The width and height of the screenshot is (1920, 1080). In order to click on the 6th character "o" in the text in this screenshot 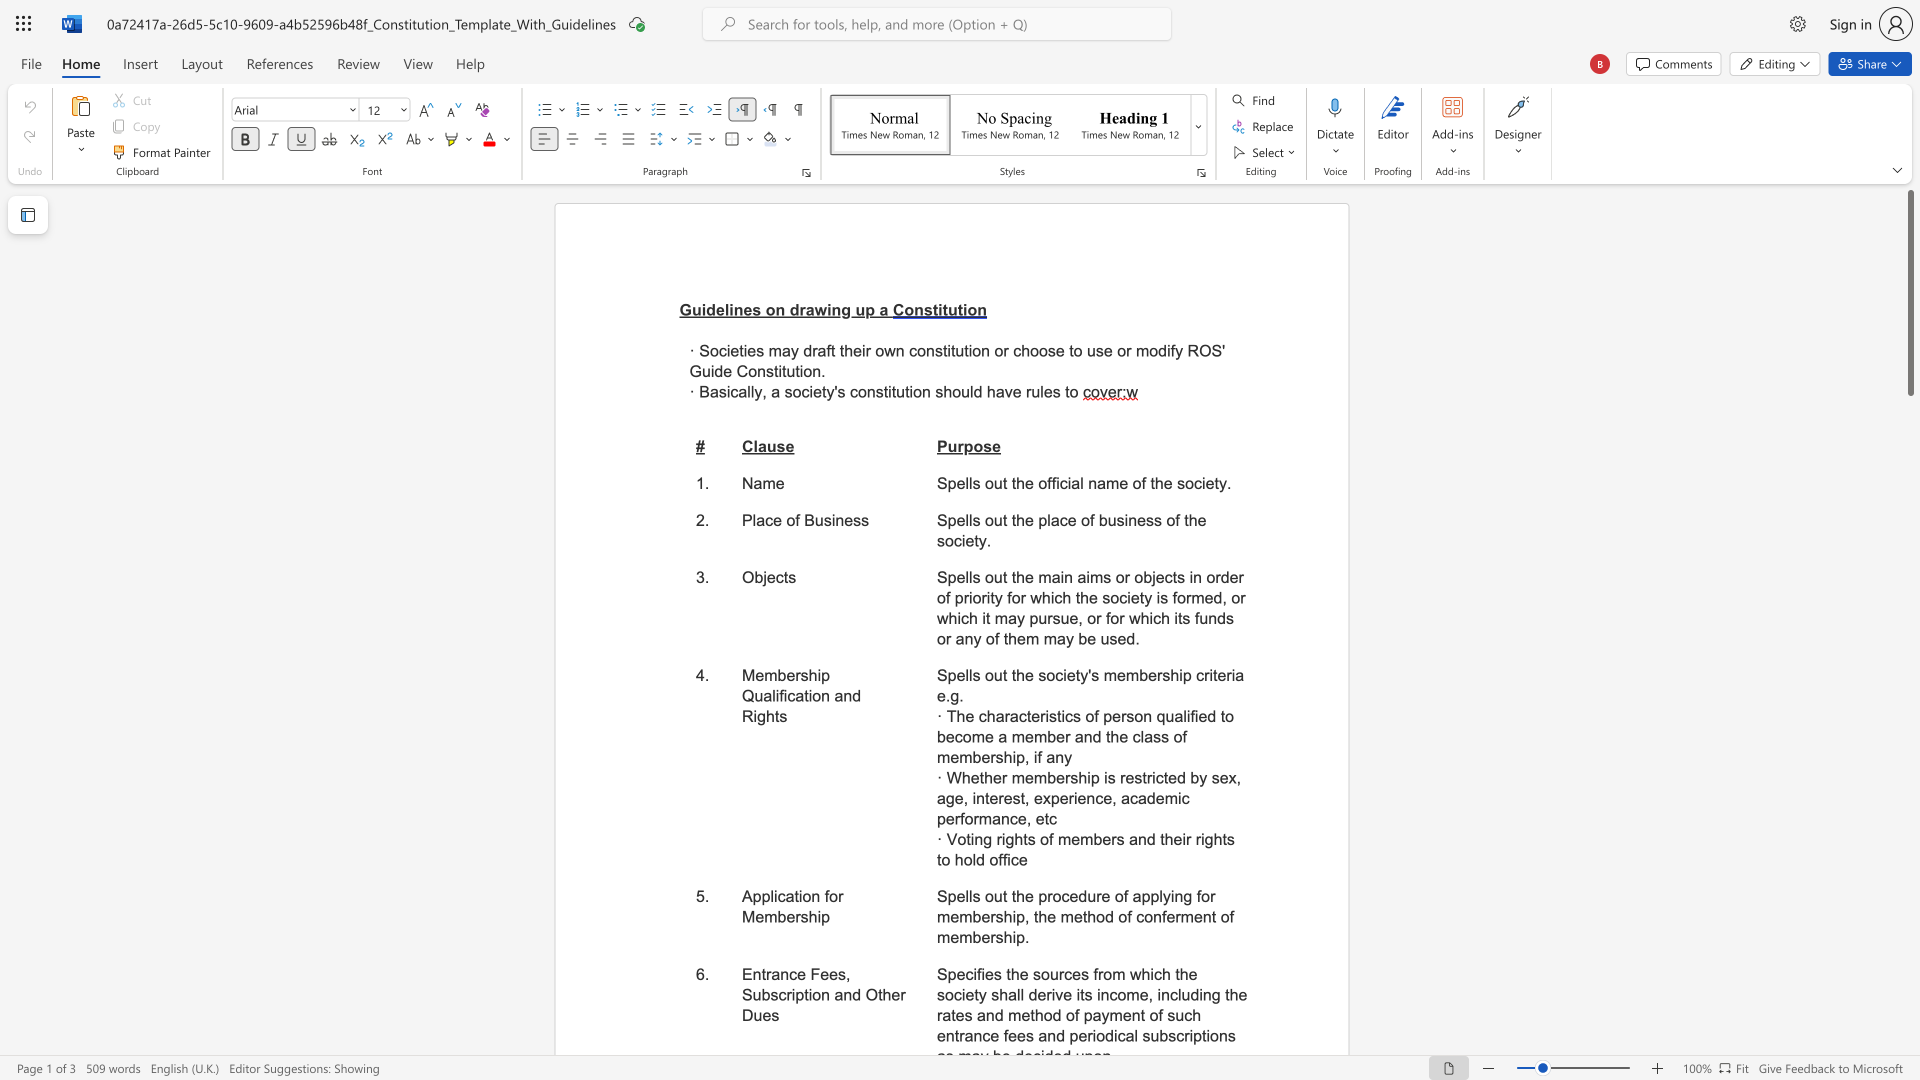, I will do `click(1034, 350)`.